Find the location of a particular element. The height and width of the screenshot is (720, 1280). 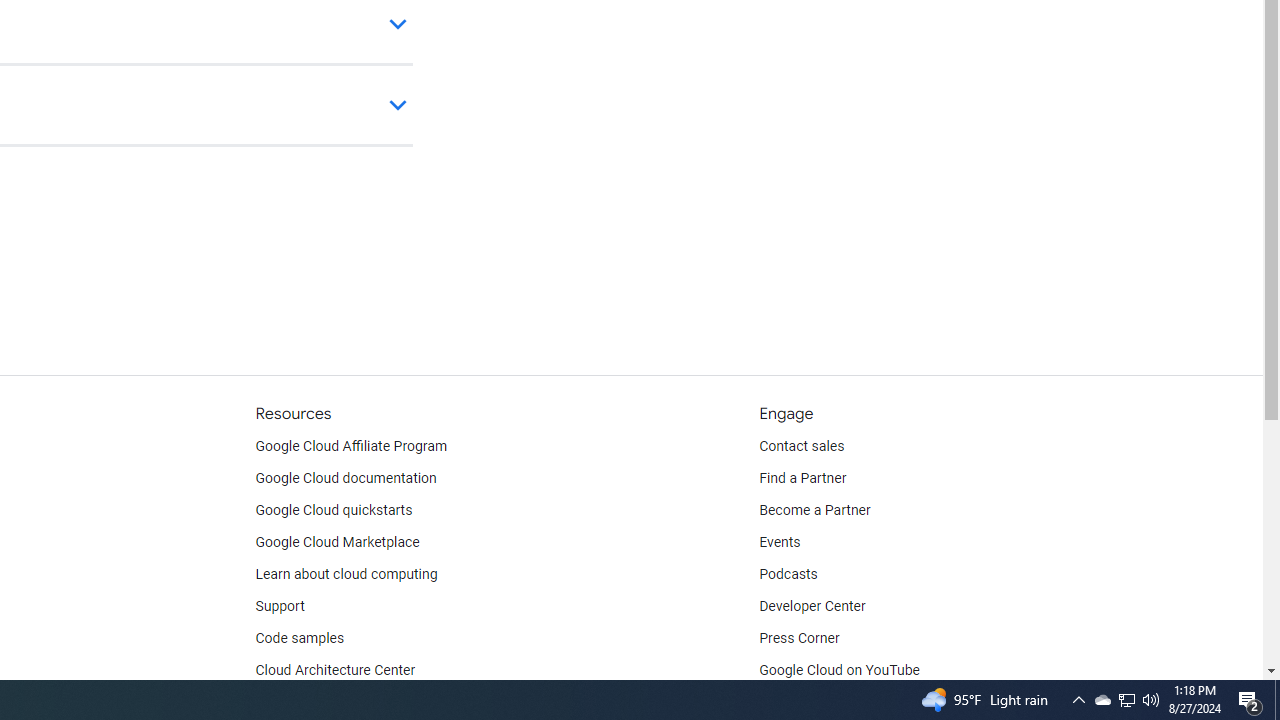

'Developer Center' is located at coordinates (812, 605).